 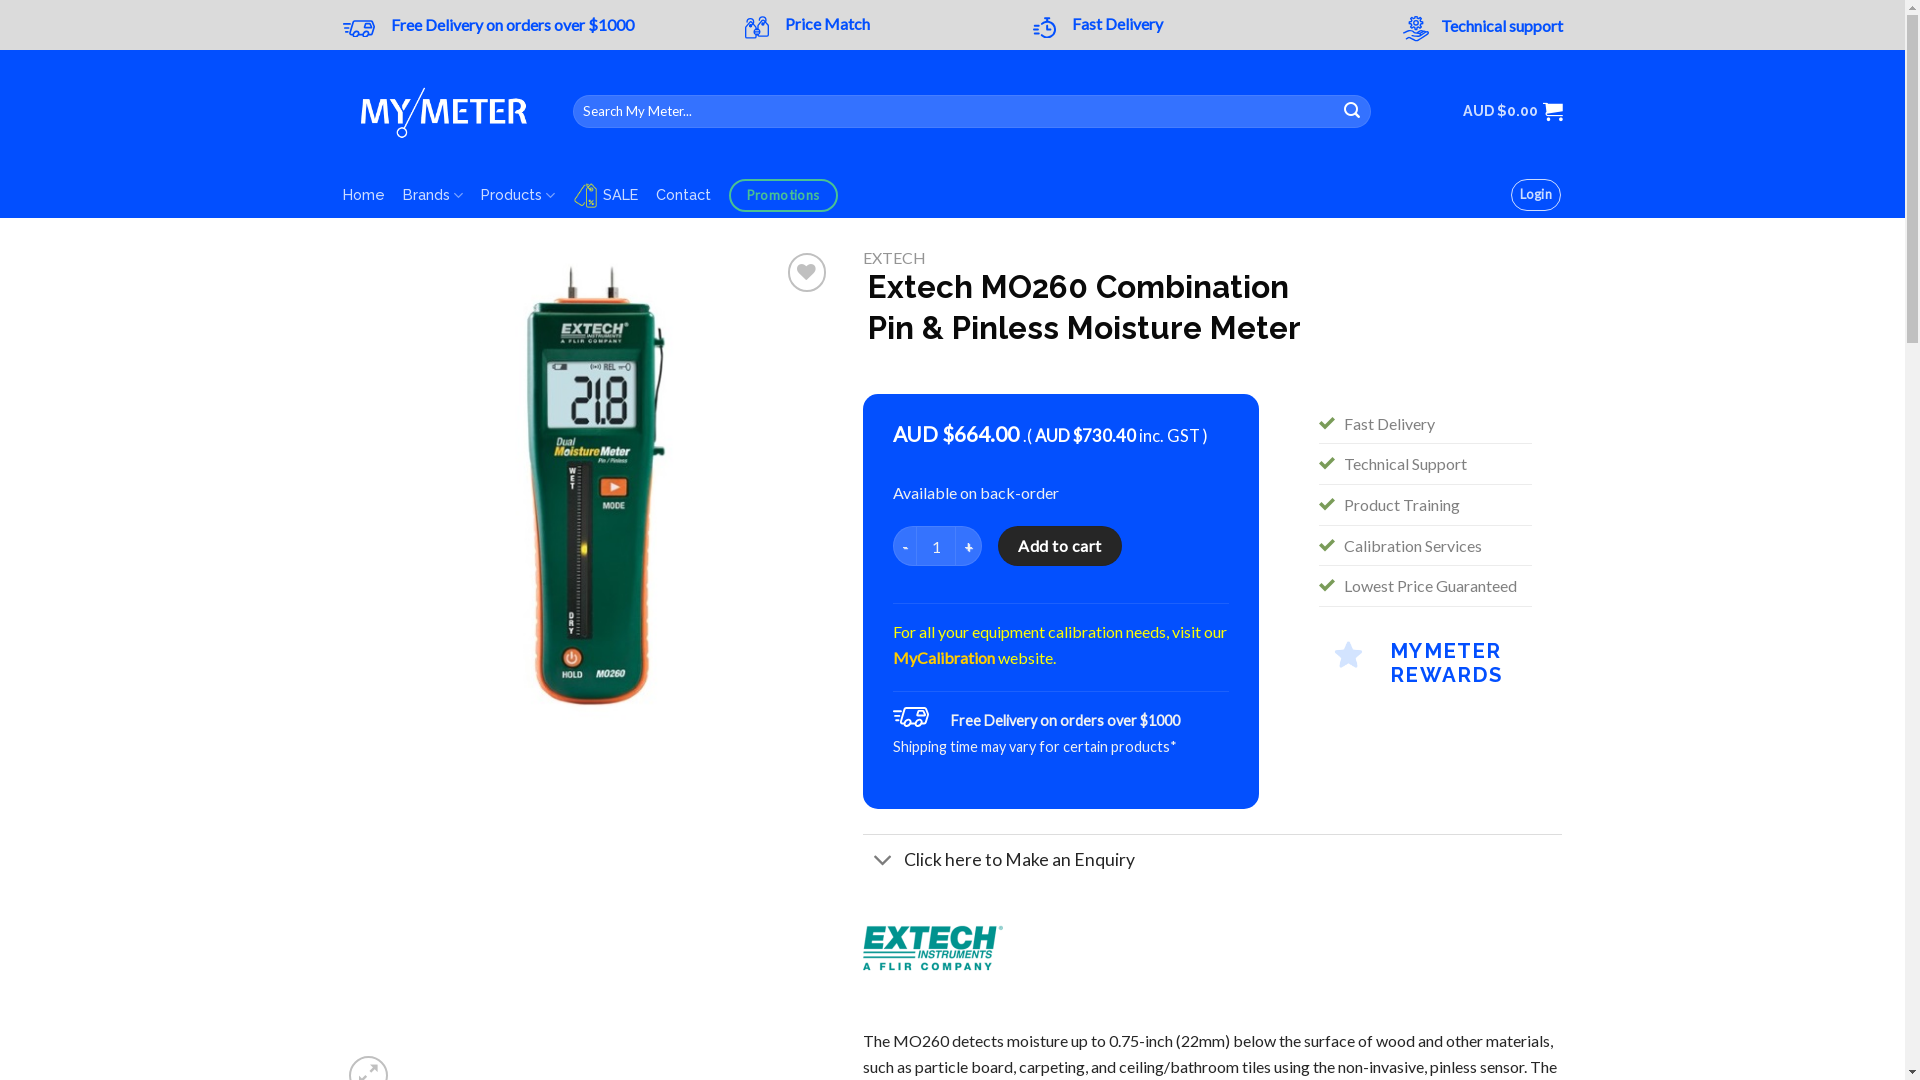 What do you see at coordinates (440, 111) in the screenshot?
I see `'My Meter - Electrical Test Equipment | Melbourne'` at bounding box center [440, 111].